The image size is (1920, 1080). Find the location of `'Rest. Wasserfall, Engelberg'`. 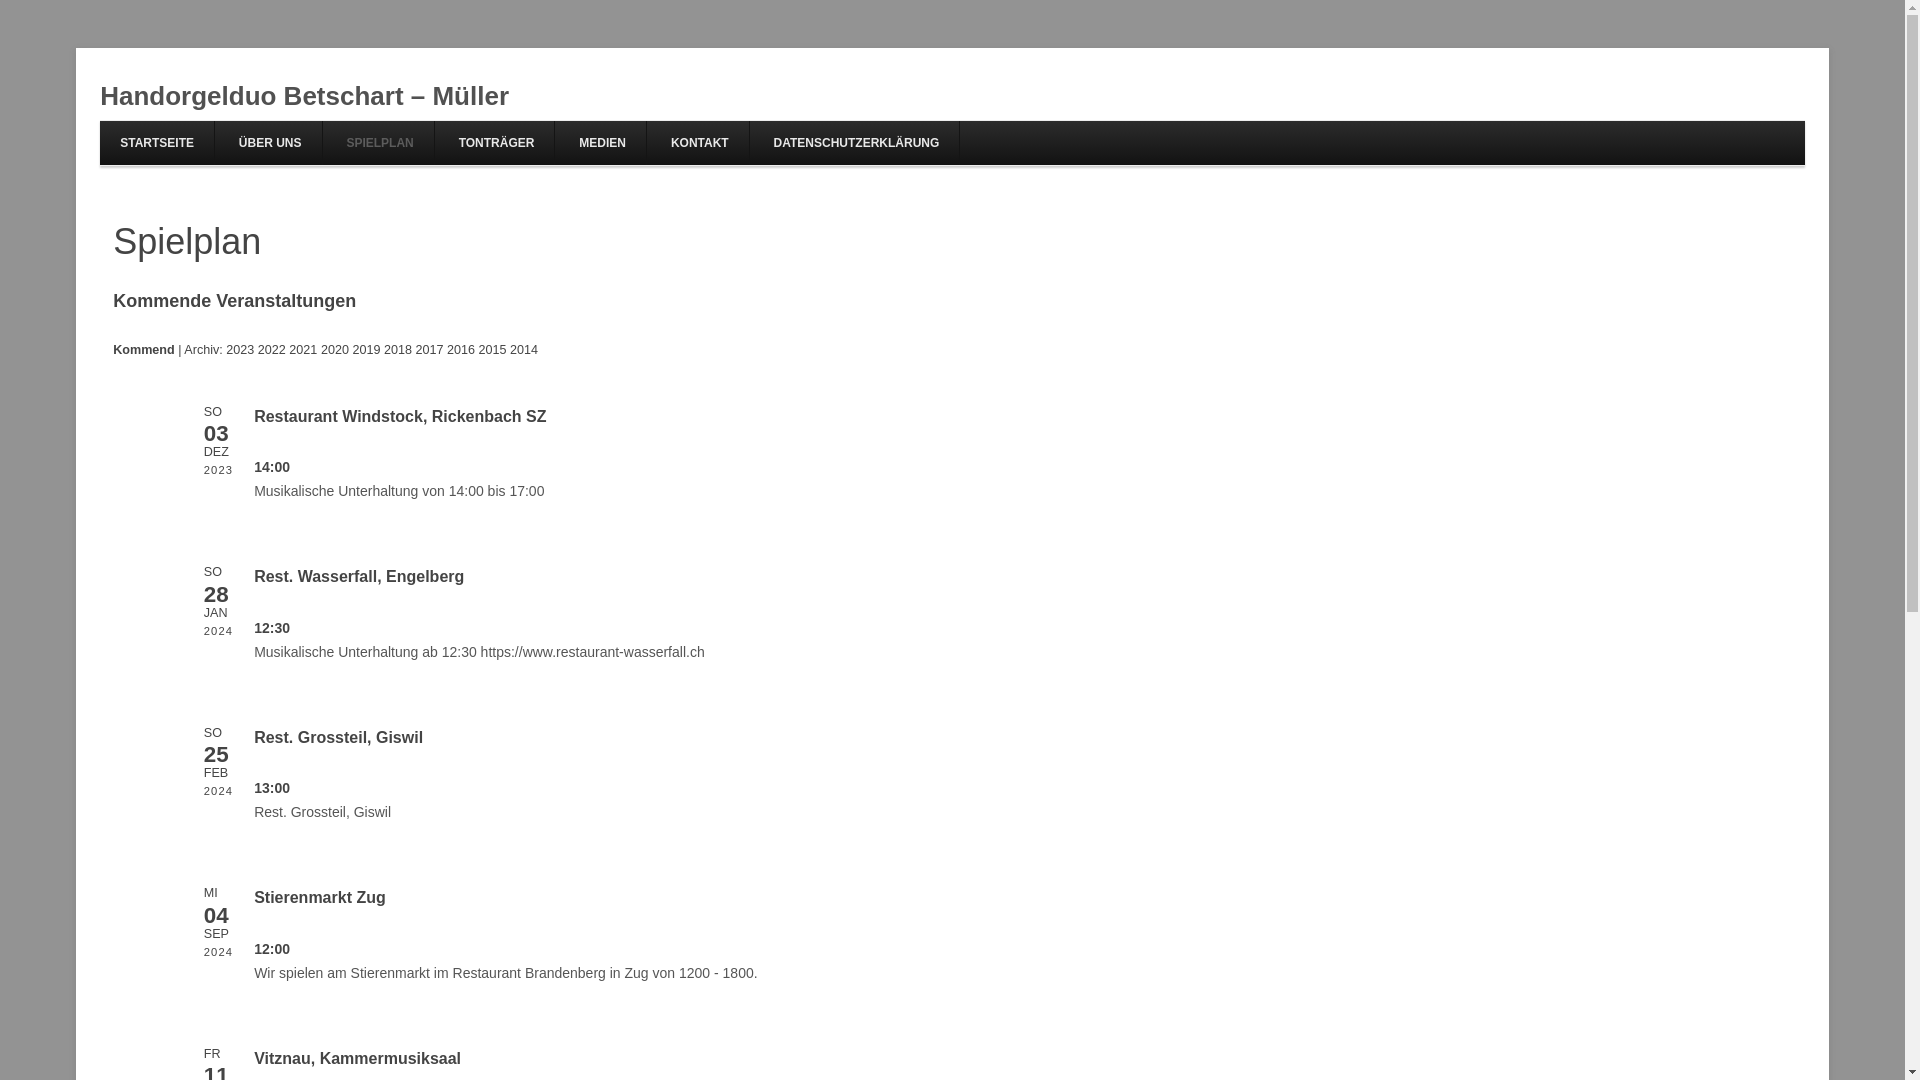

'Rest. Wasserfall, Engelberg' is located at coordinates (359, 576).